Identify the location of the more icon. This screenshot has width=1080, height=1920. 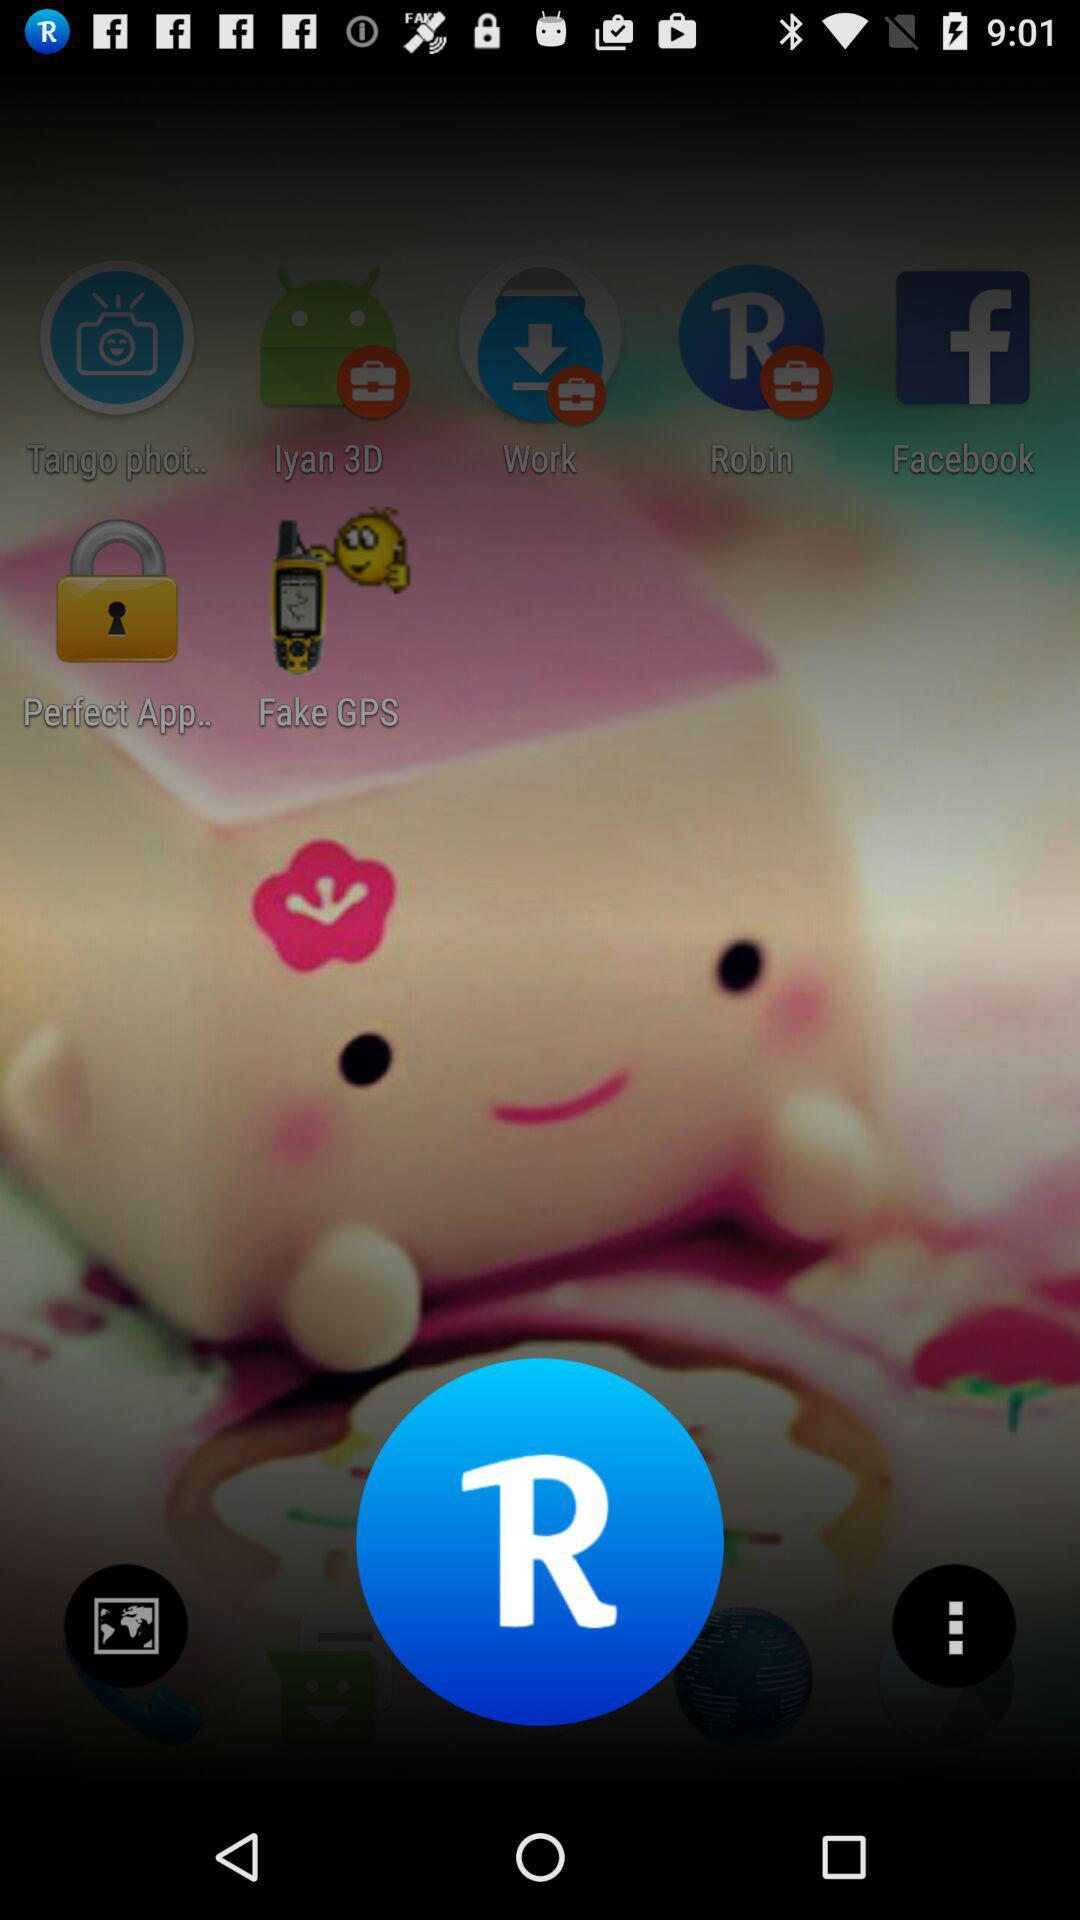
(952, 1739).